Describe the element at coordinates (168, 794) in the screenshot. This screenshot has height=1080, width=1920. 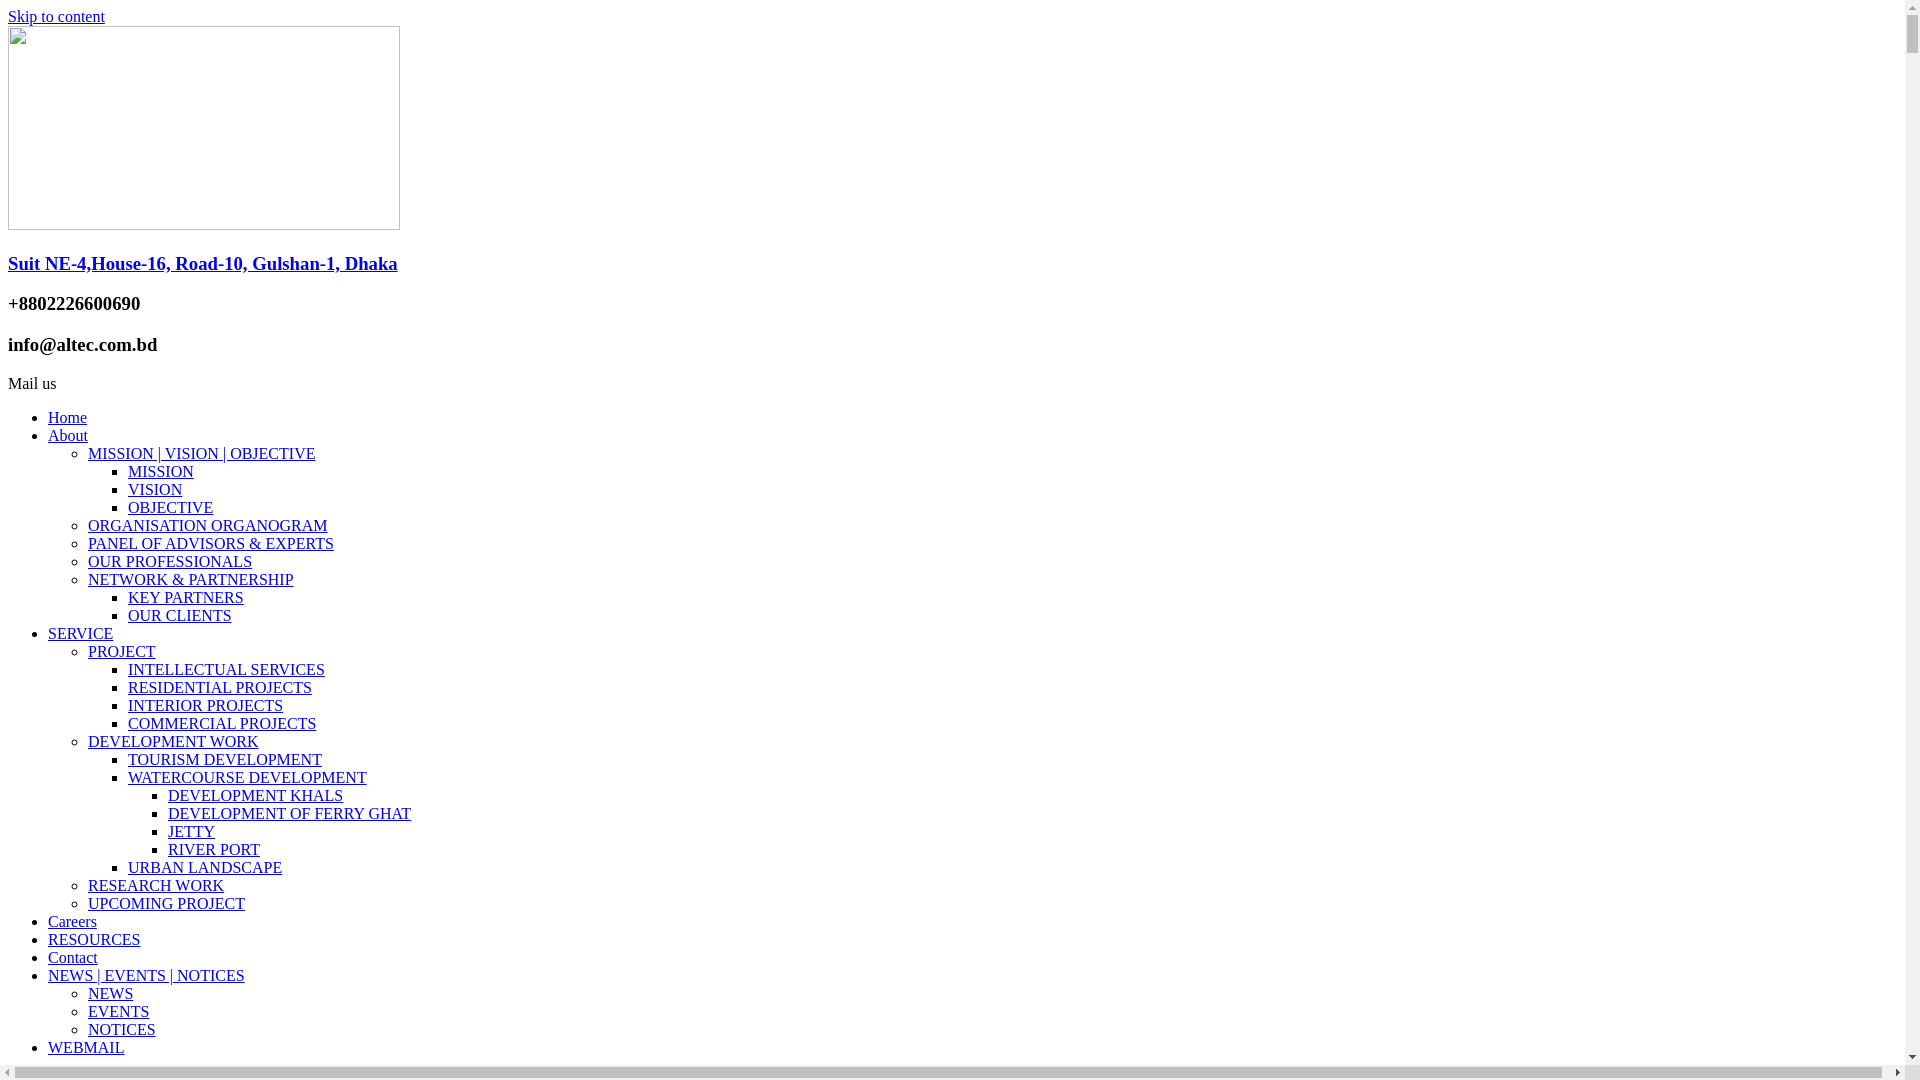
I see `'DEVELOPMENT KHALS'` at that location.